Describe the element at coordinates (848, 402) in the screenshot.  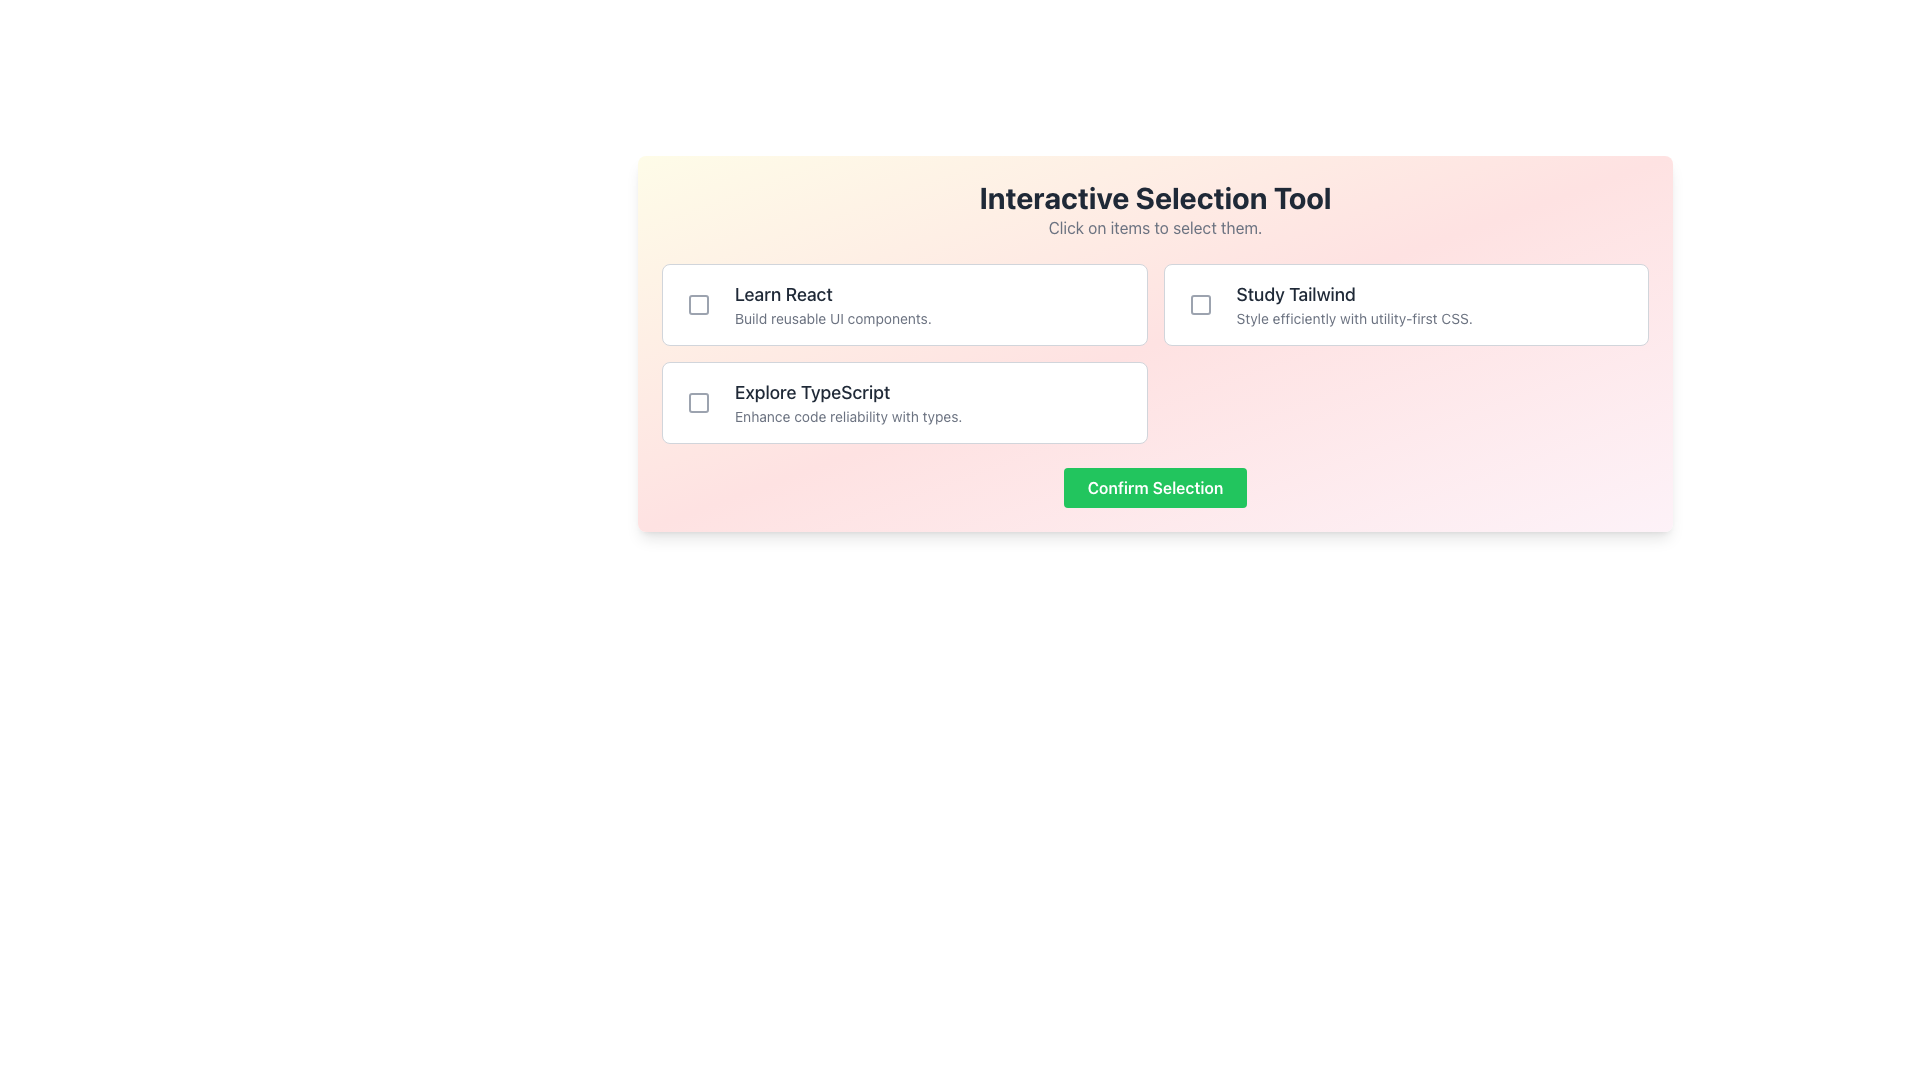
I see `the static text content located in the second card from the top, which provides descriptive text information and is positioned to the right of a square checkbox icon` at that location.